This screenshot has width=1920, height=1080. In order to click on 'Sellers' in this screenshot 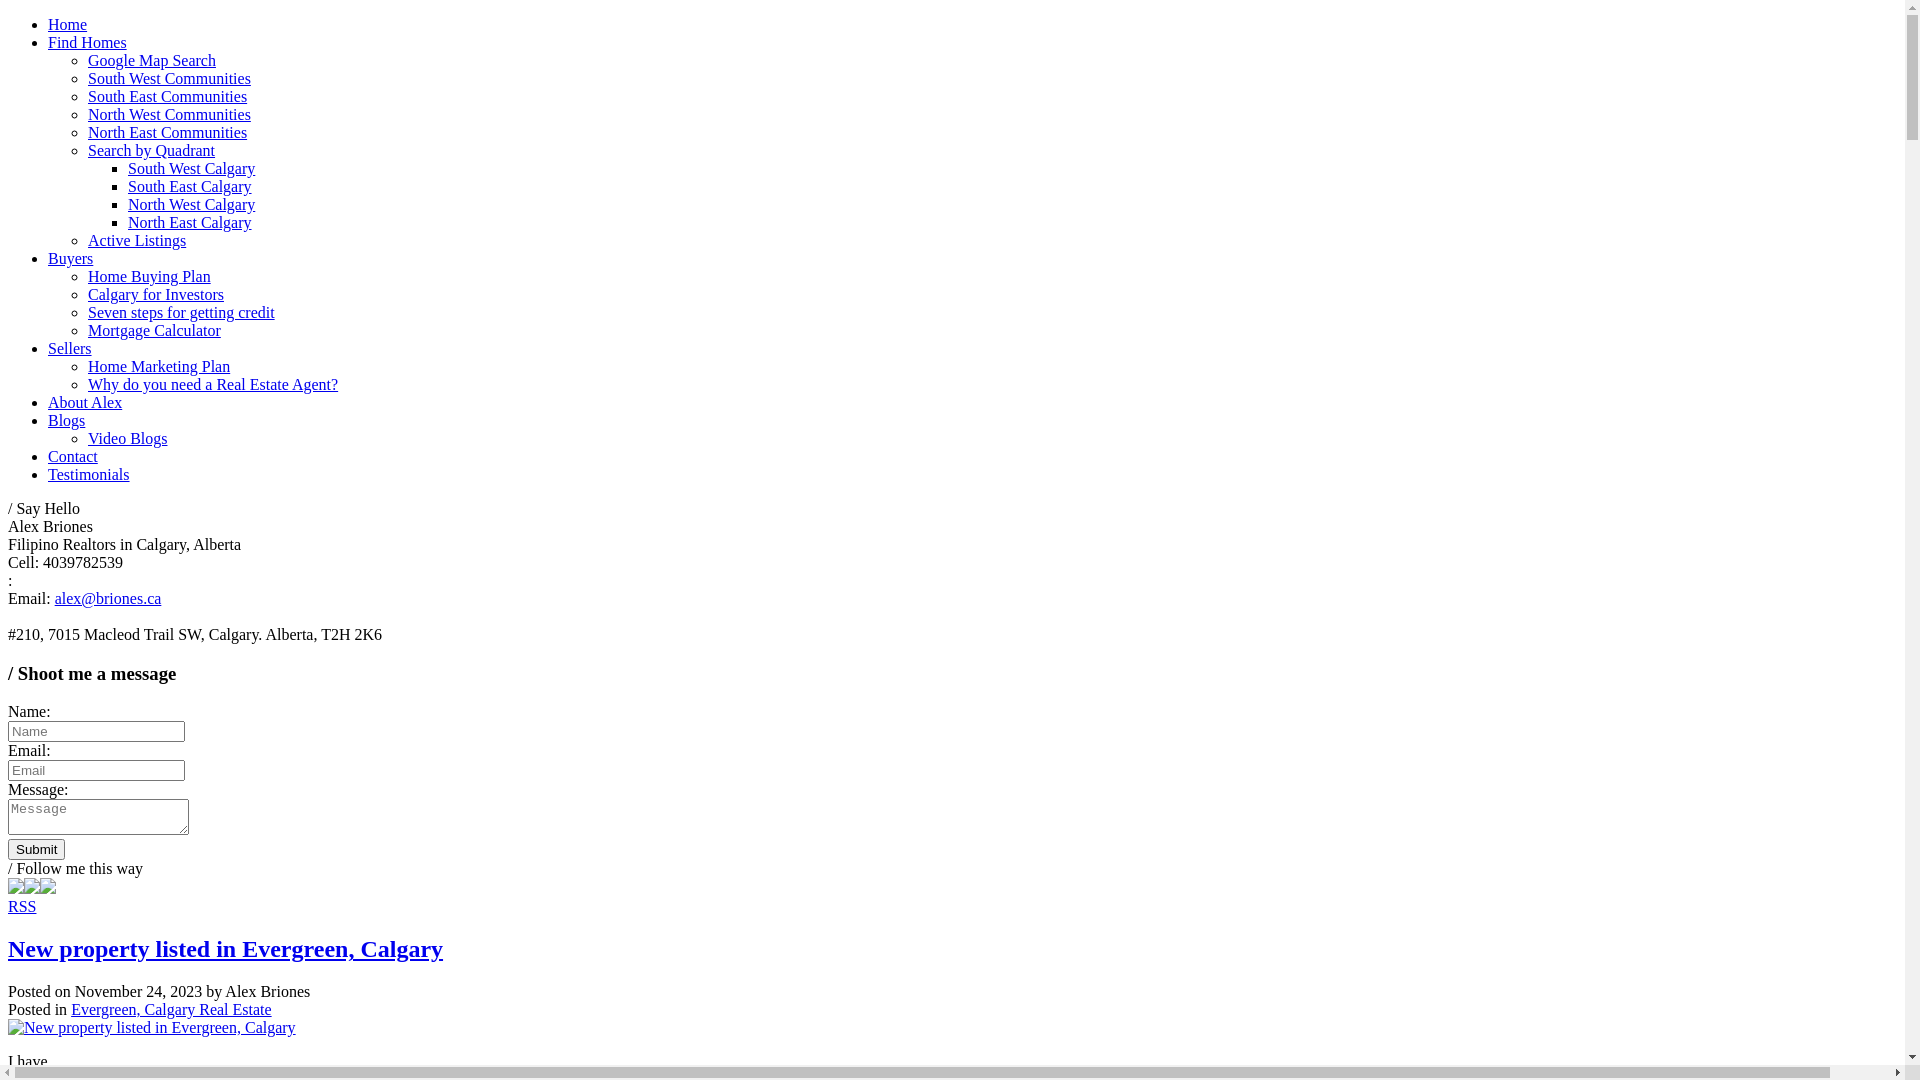, I will do `click(70, 347)`.